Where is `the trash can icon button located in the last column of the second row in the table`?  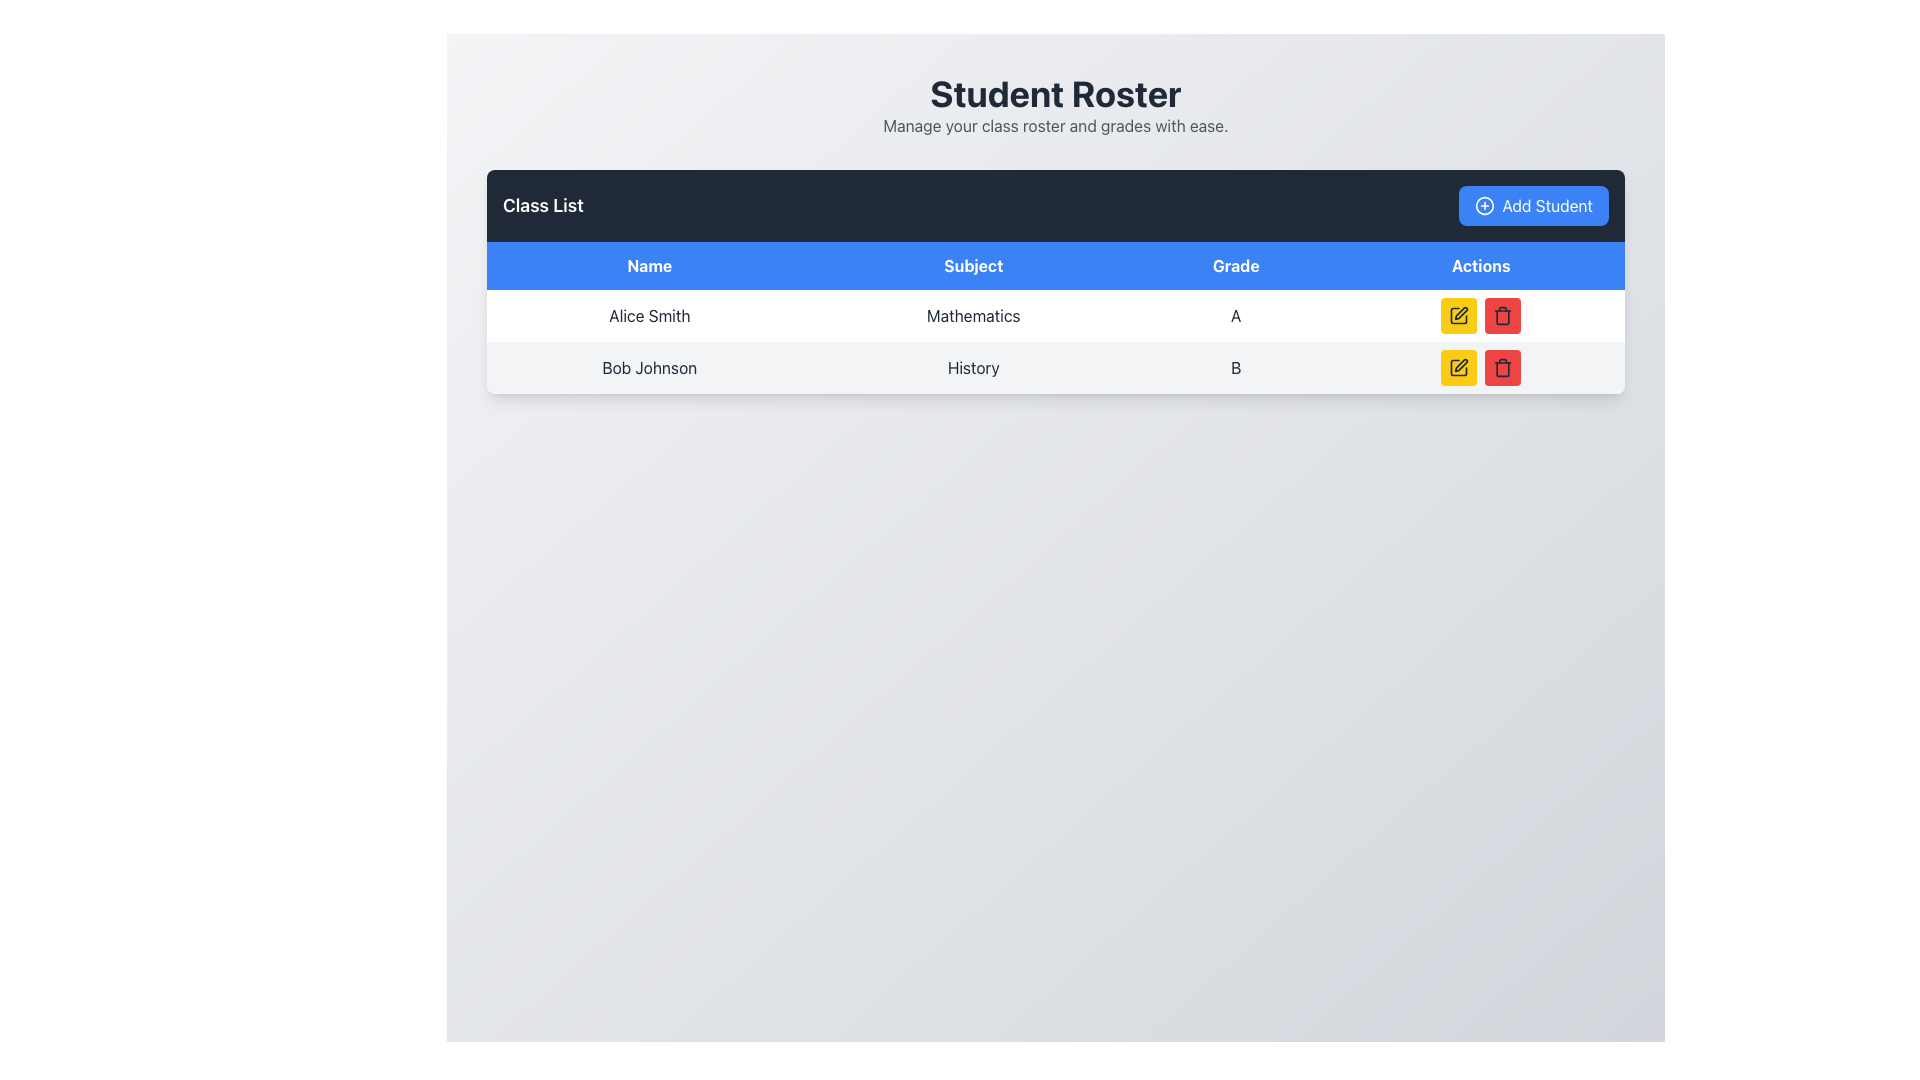
the trash can icon button located in the last column of the second row in the table is located at coordinates (1503, 315).